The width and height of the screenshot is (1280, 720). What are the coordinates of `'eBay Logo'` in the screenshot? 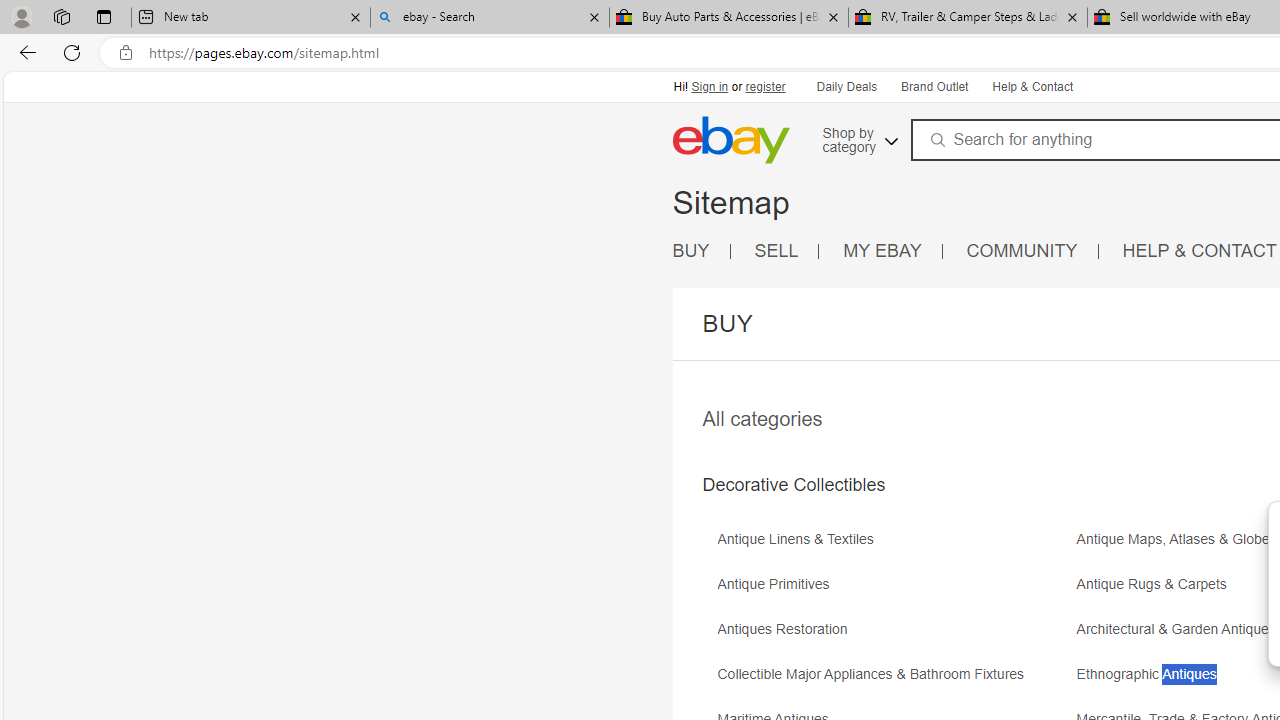 It's located at (729, 139).